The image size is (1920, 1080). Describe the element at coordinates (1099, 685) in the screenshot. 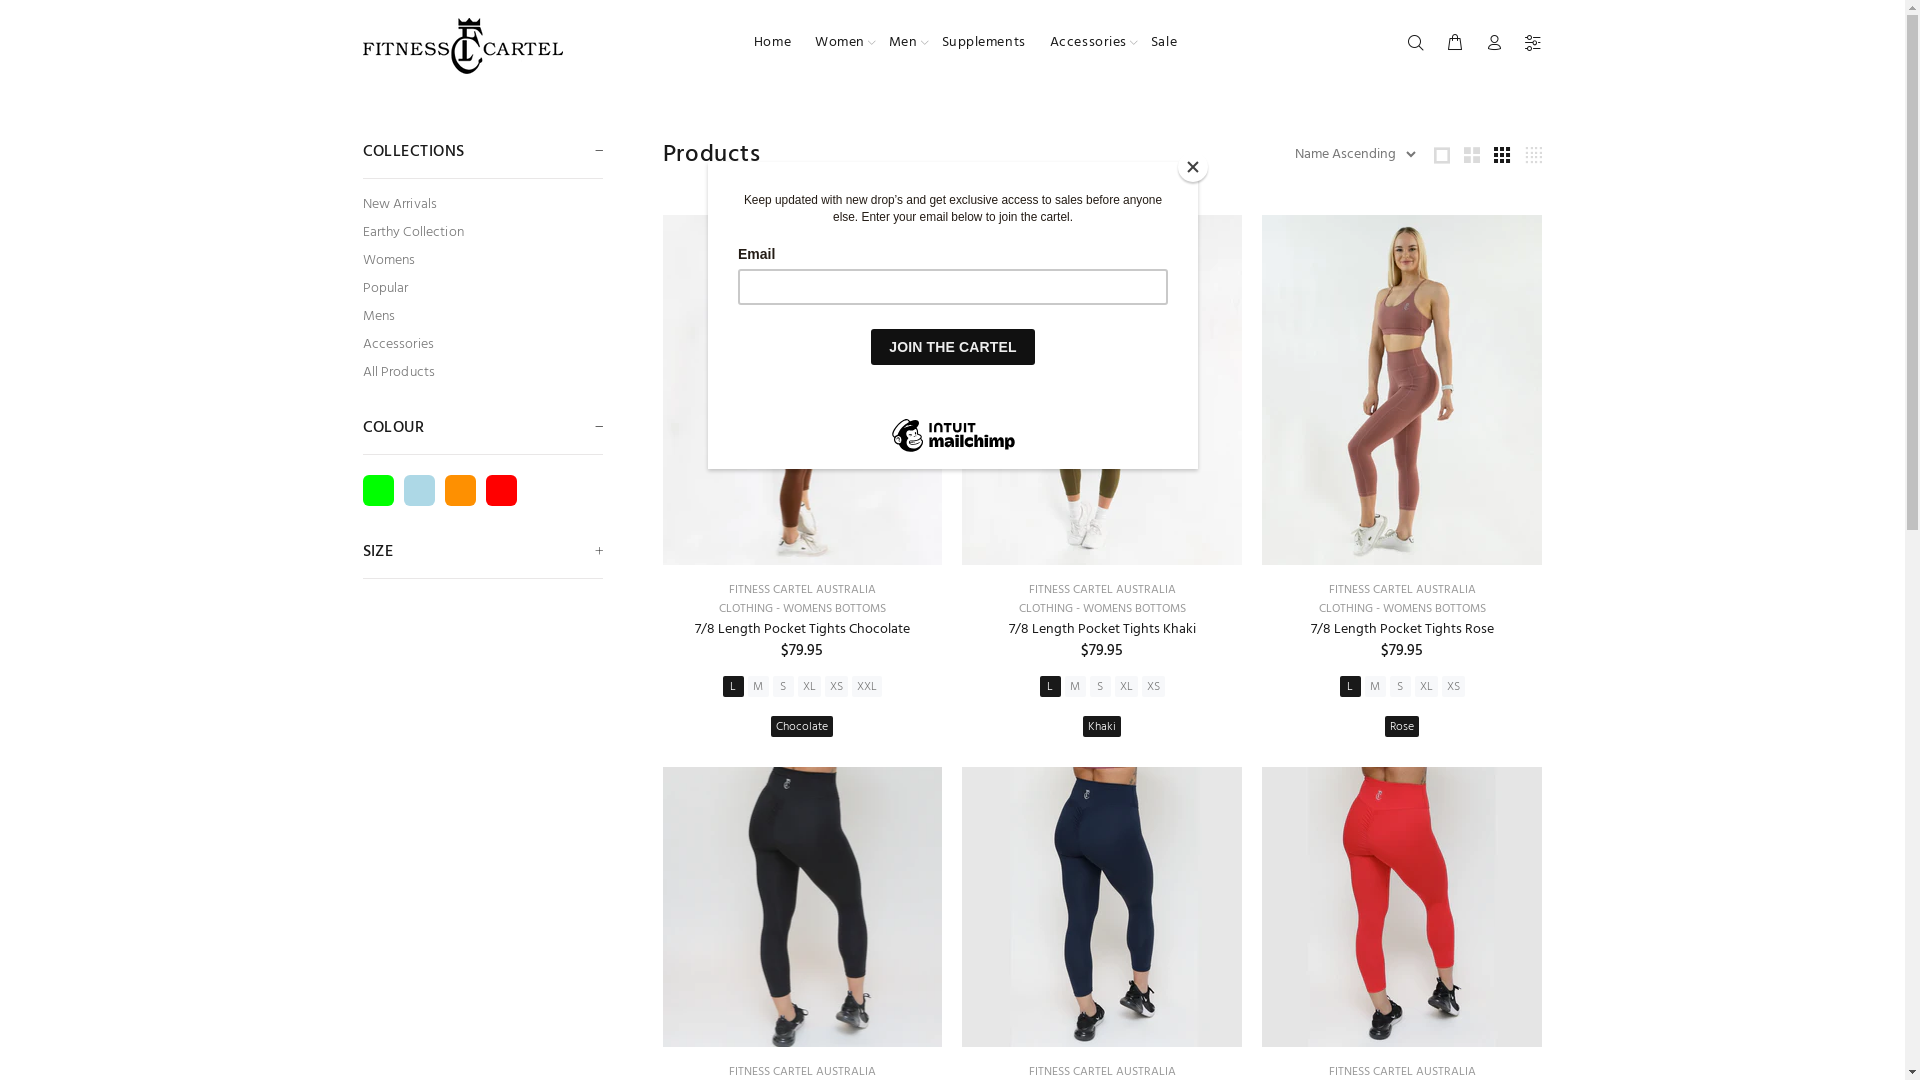

I see `'S'` at that location.